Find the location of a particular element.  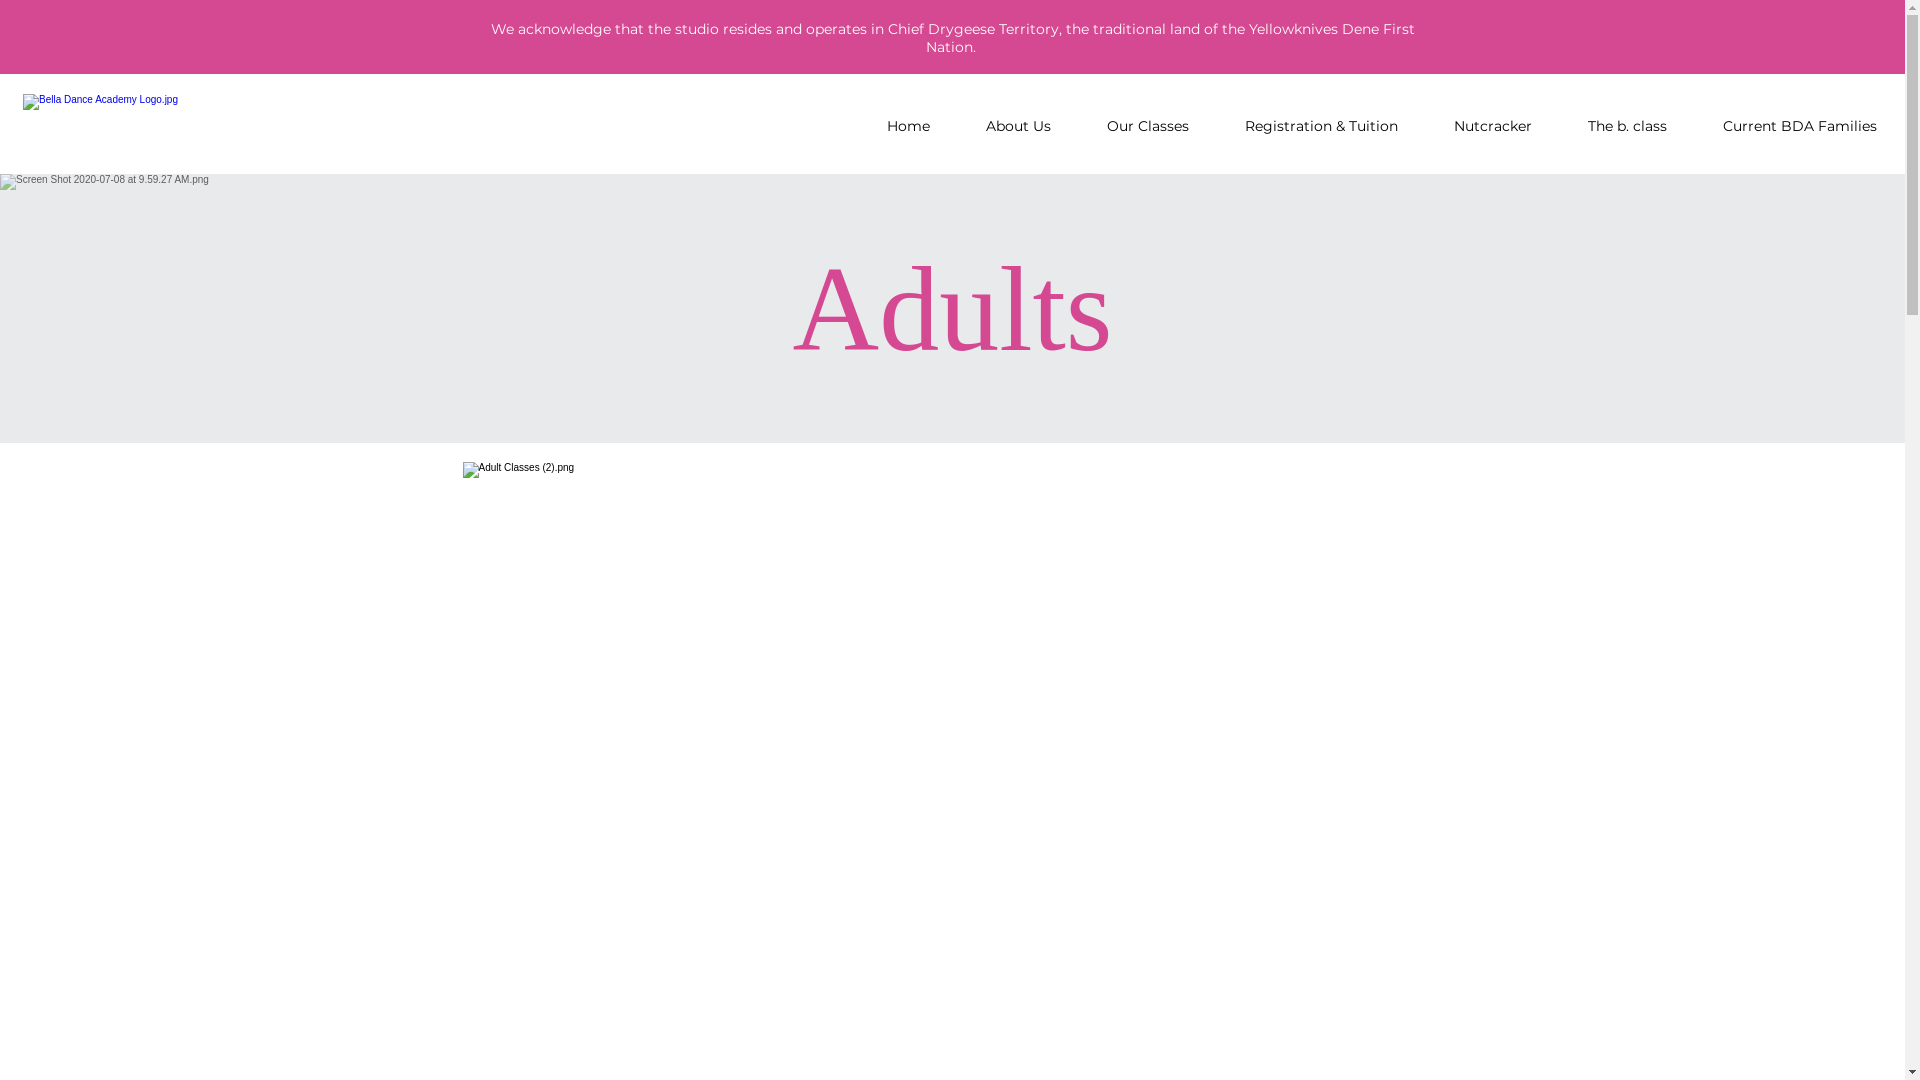

'About Us' is located at coordinates (1018, 126).